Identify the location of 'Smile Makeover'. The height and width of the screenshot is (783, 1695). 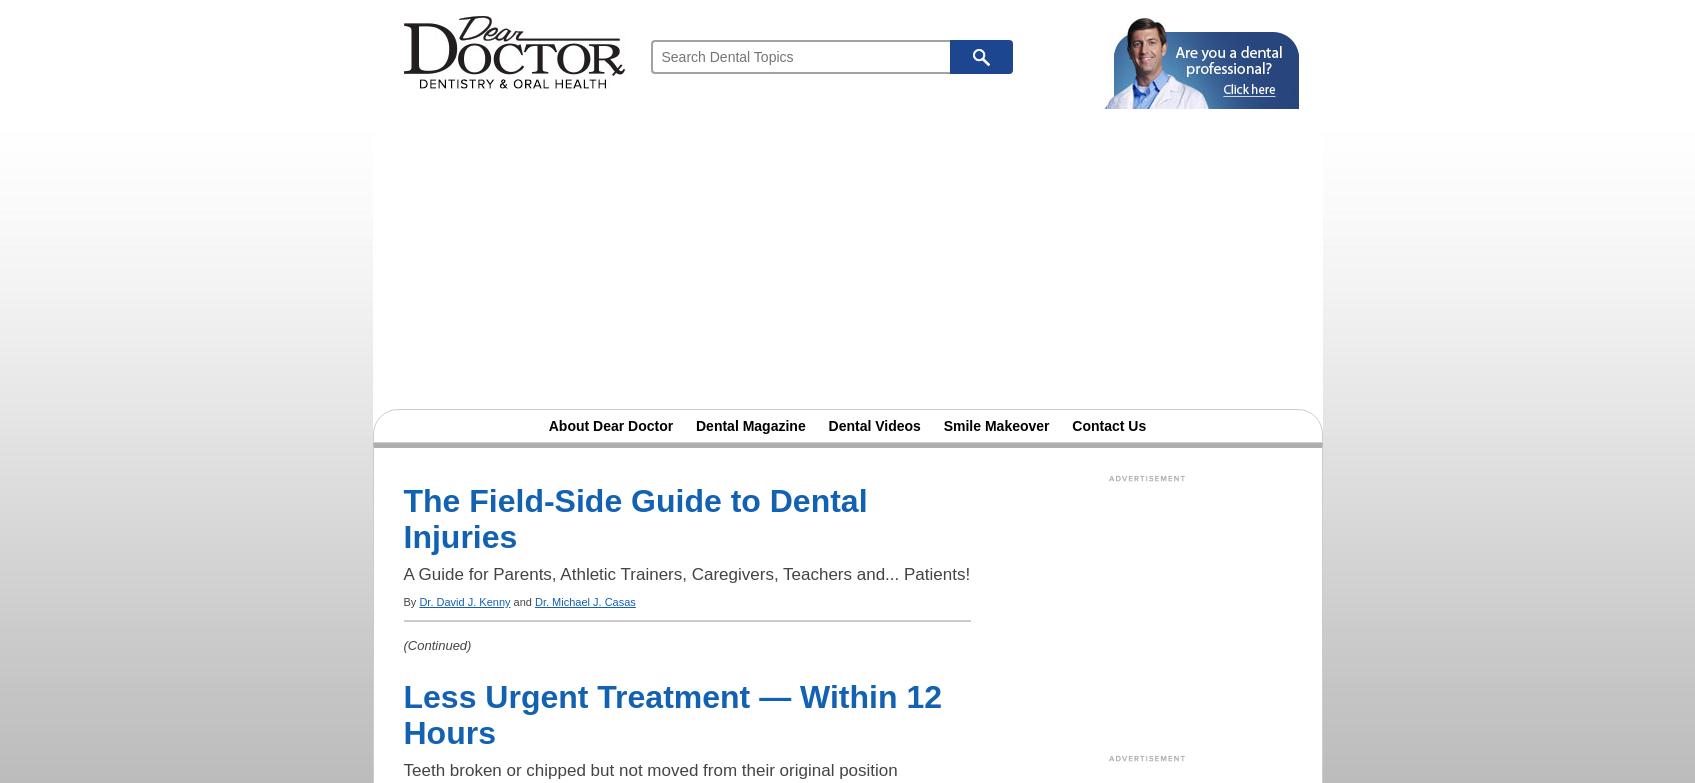
(994, 425).